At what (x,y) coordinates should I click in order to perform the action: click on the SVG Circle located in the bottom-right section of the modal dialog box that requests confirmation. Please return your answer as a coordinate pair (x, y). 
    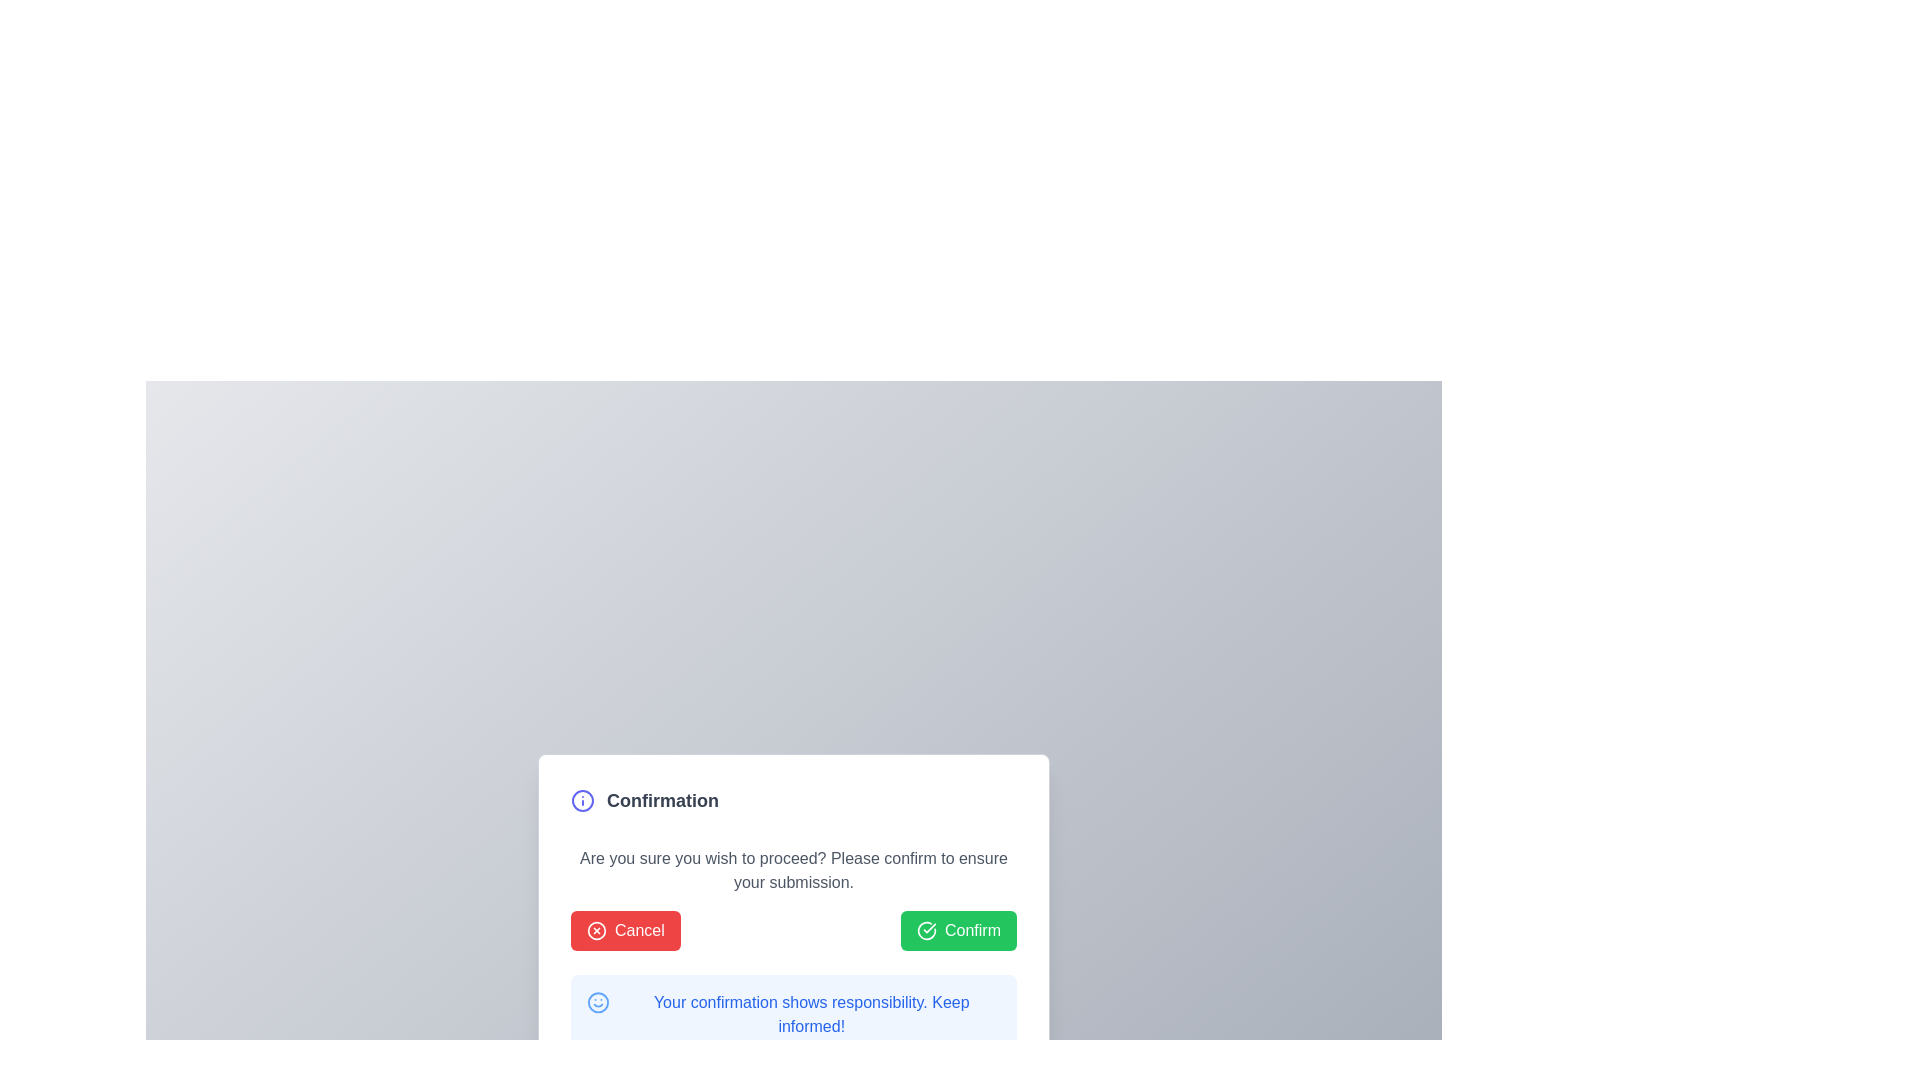
    Looking at the image, I should click on (581, 800).